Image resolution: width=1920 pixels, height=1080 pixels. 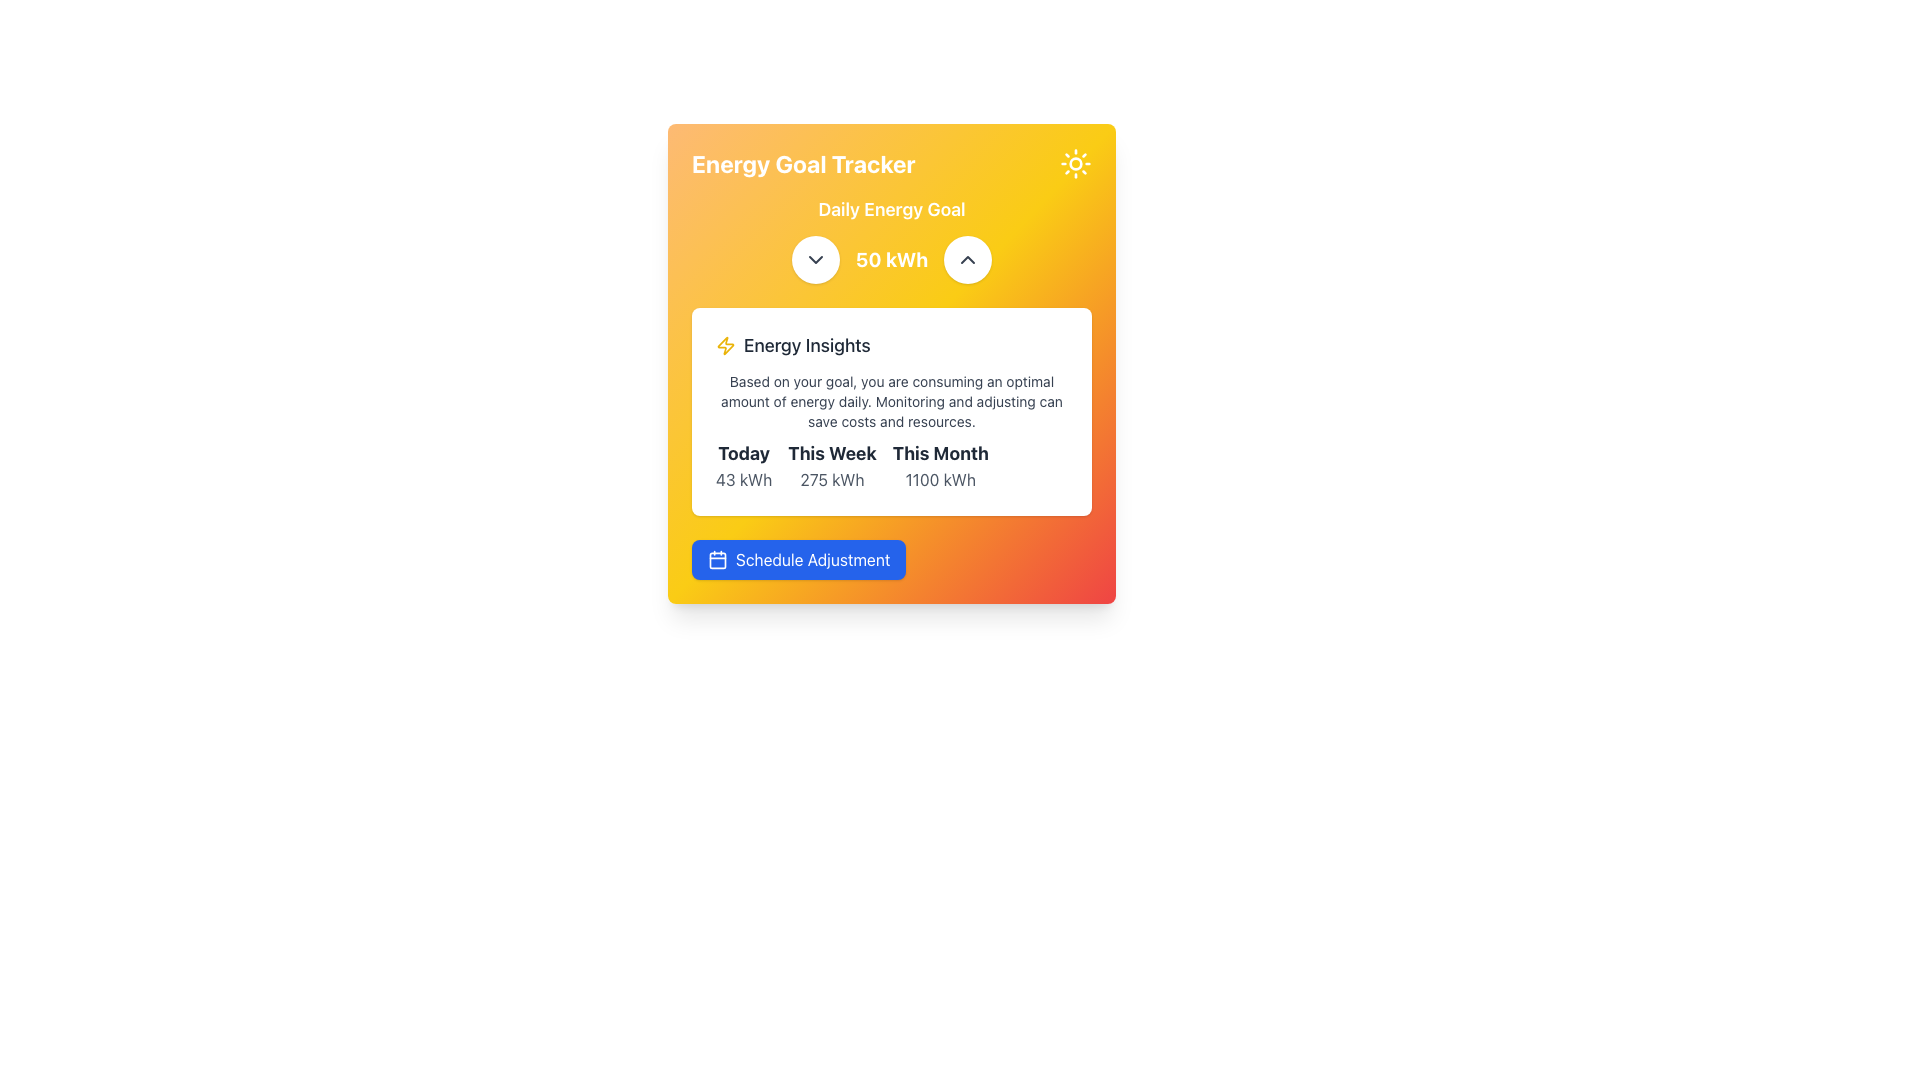 What do you see at coordinates (891, 163) in the screenshot?
I see `the title text element located at the uppermost section of the card, above the 'Daily Energy Goal' element` at bounding box center [891, 163].